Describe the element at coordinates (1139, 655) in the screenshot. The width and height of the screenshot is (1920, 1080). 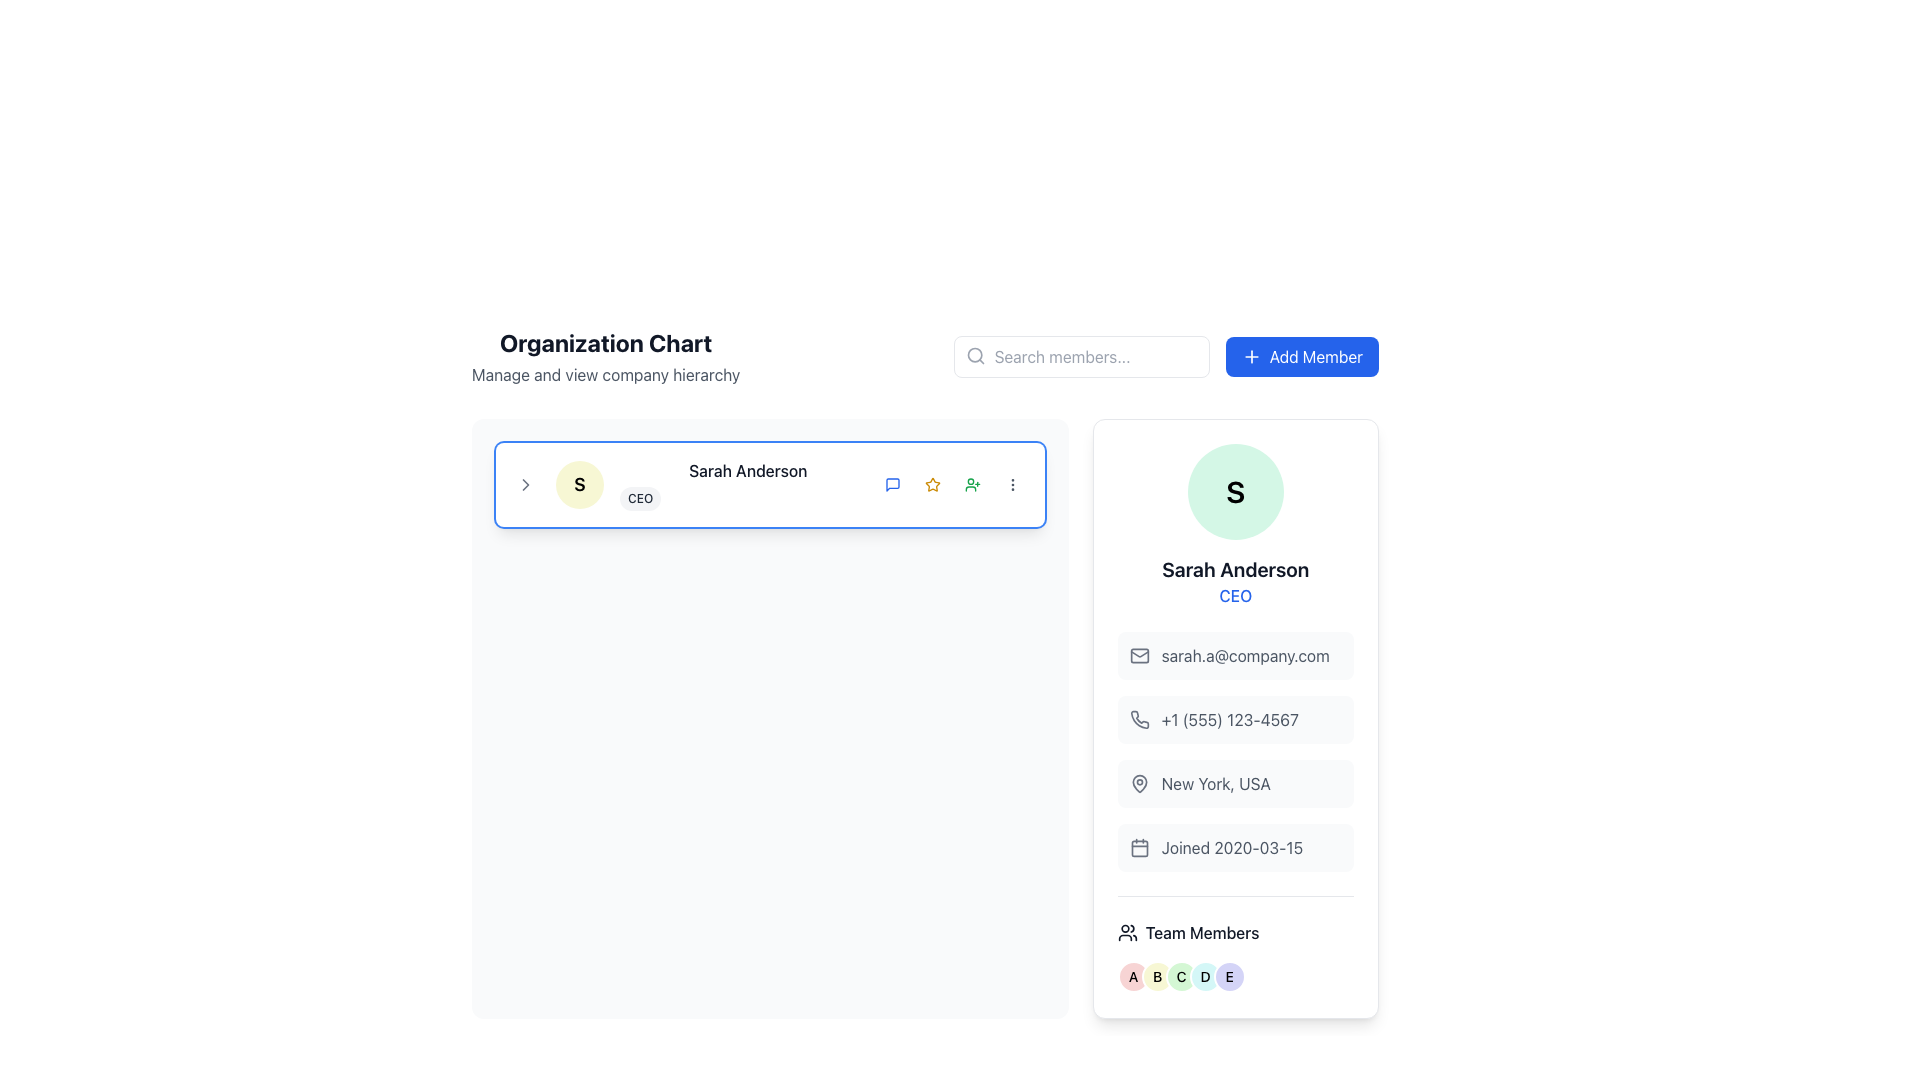
I see `the email icon located to the left of the email address 'sarah.a@company.com' in the user information panel` at that location.